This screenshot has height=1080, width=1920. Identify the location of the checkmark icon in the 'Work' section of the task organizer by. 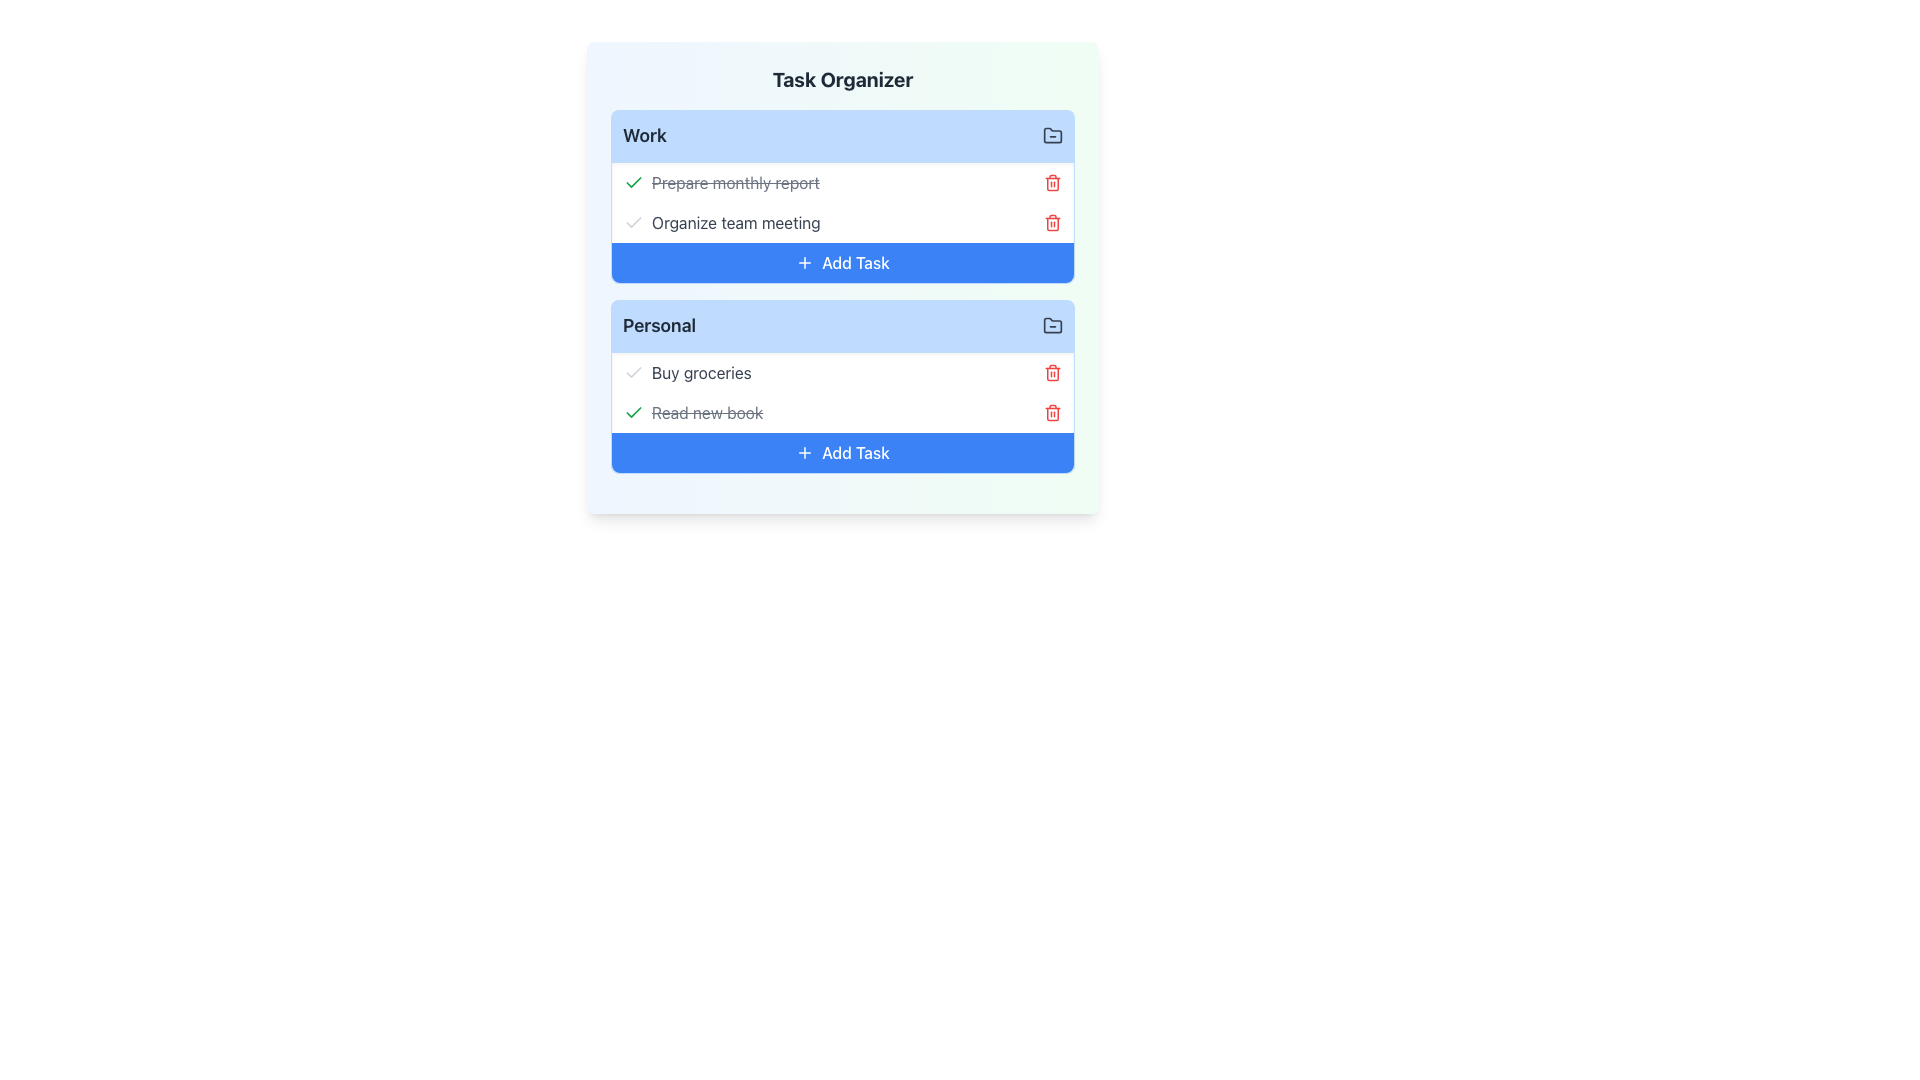
(632, 223).